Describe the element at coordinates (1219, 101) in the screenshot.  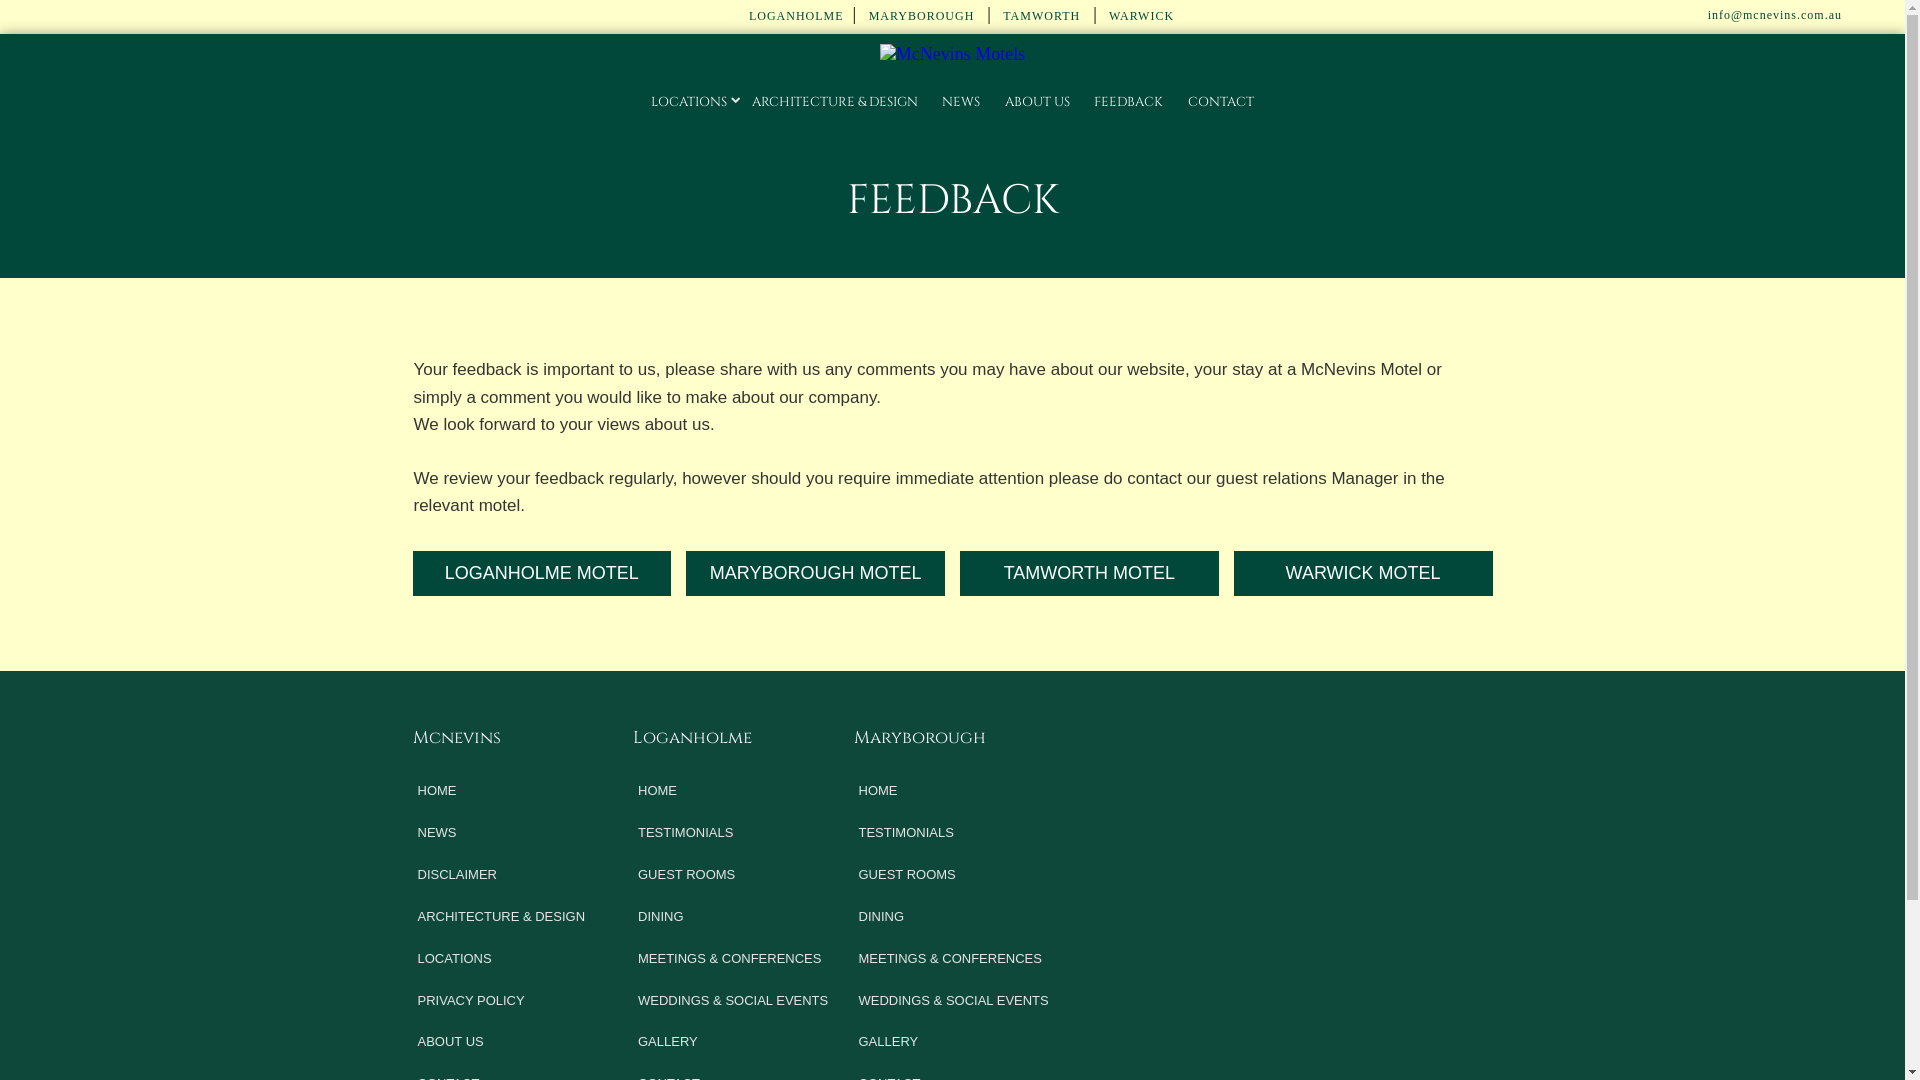
I see `'CONTACT'` at that location.